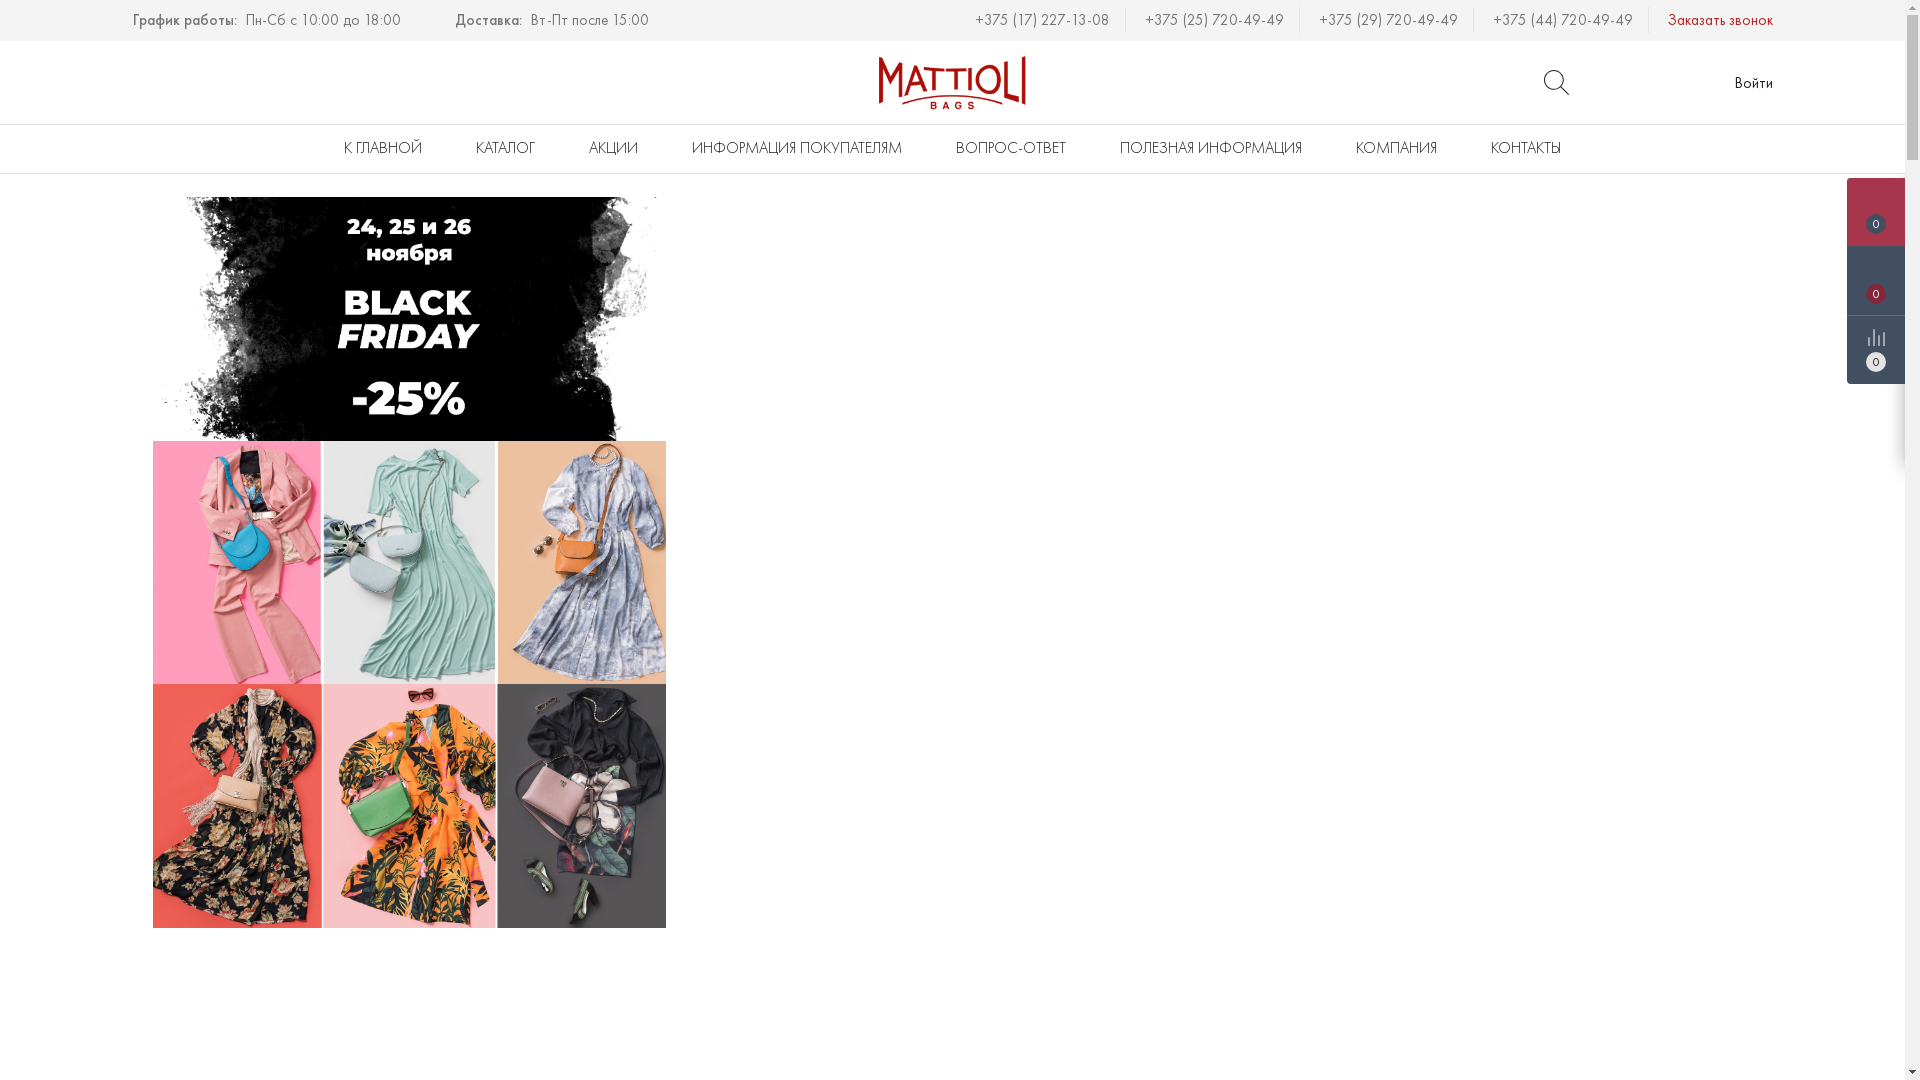  Describe the element at coordinates (1048, 20) in the screenshot. I see `'+375 (17) 227-13-08'` at that location.